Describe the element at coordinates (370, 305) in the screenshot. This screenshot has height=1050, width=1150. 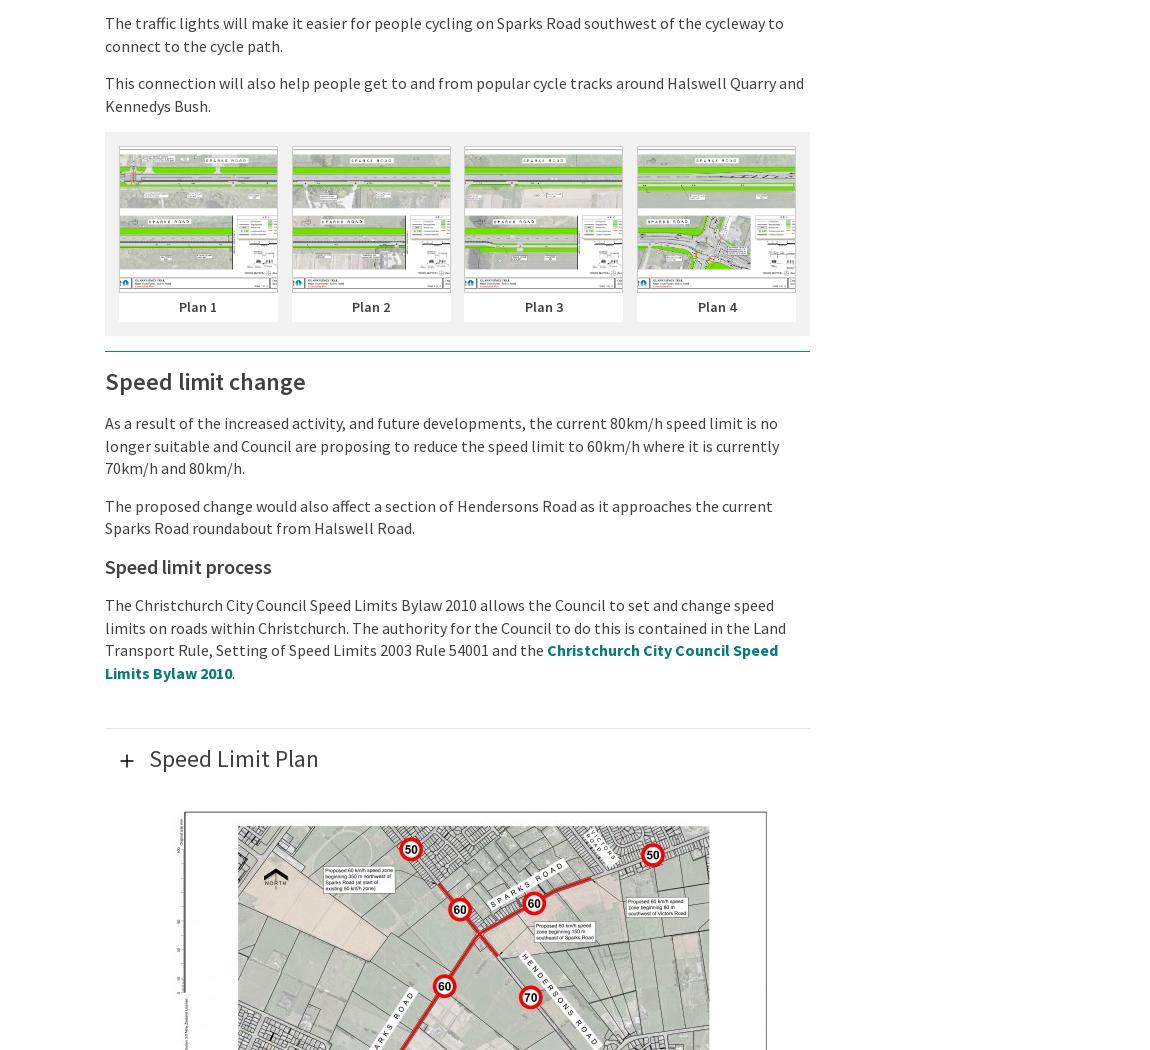
I see `'Plan 2'` at that location.